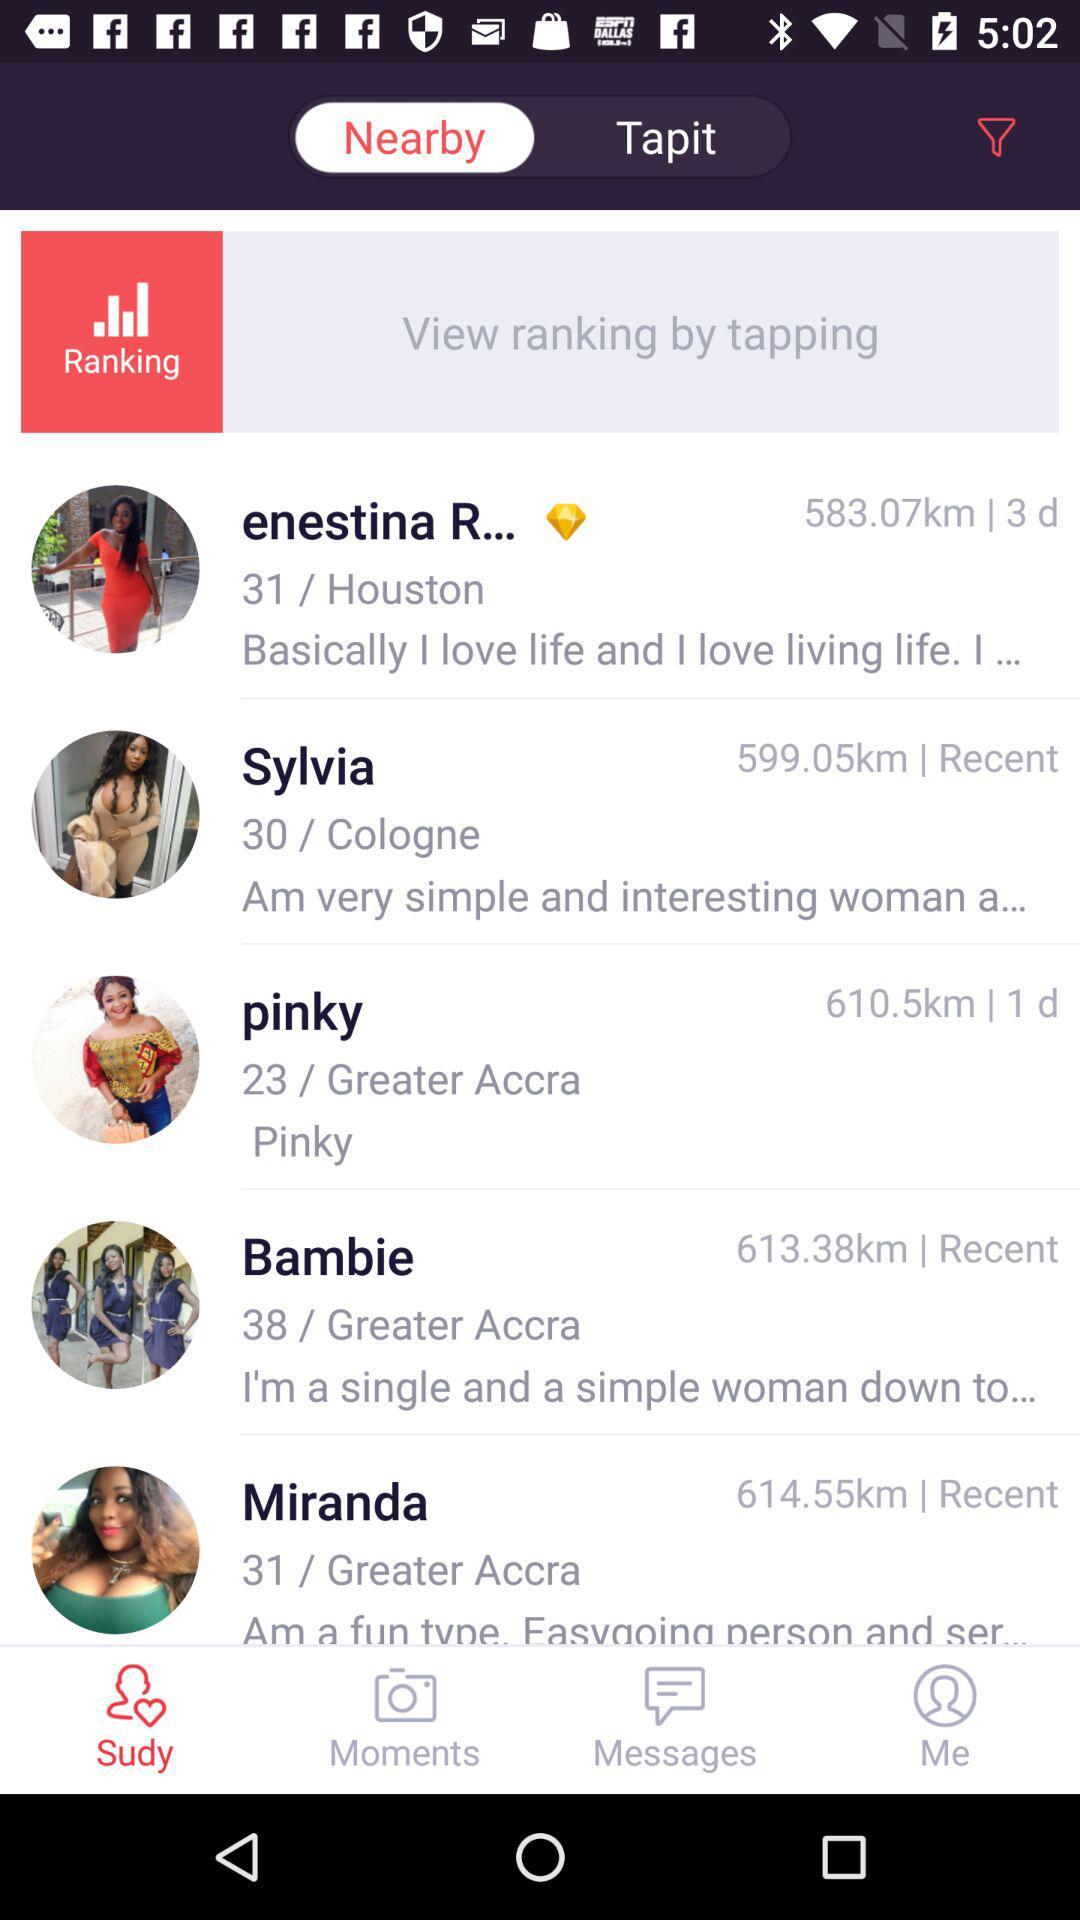 Image resolution: width=1080 pixels, height=1920 pixels. Describe the element at coordinates (666, 135) in the screenshot. I see `icon next to the nearby icon` at that location.